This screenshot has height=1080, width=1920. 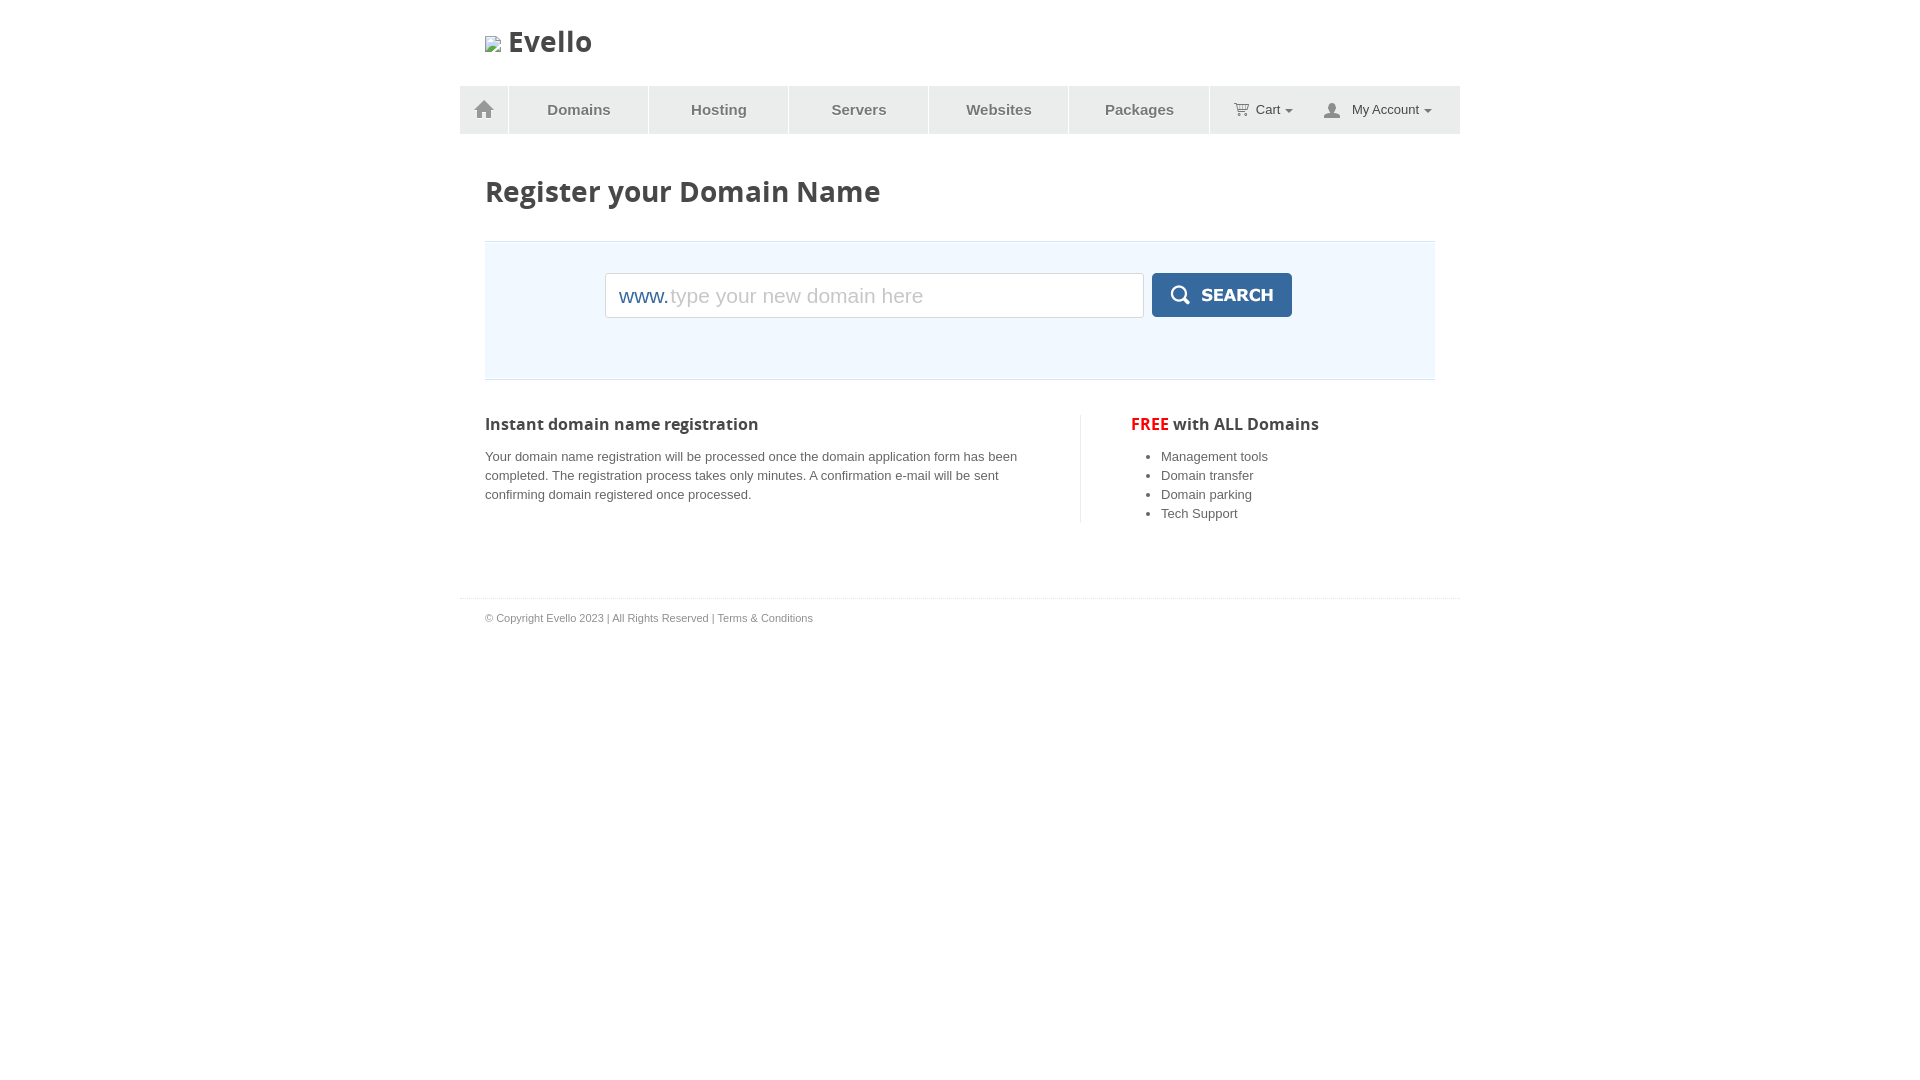 I want to click on 'Search', so click(x=1221, y=294).